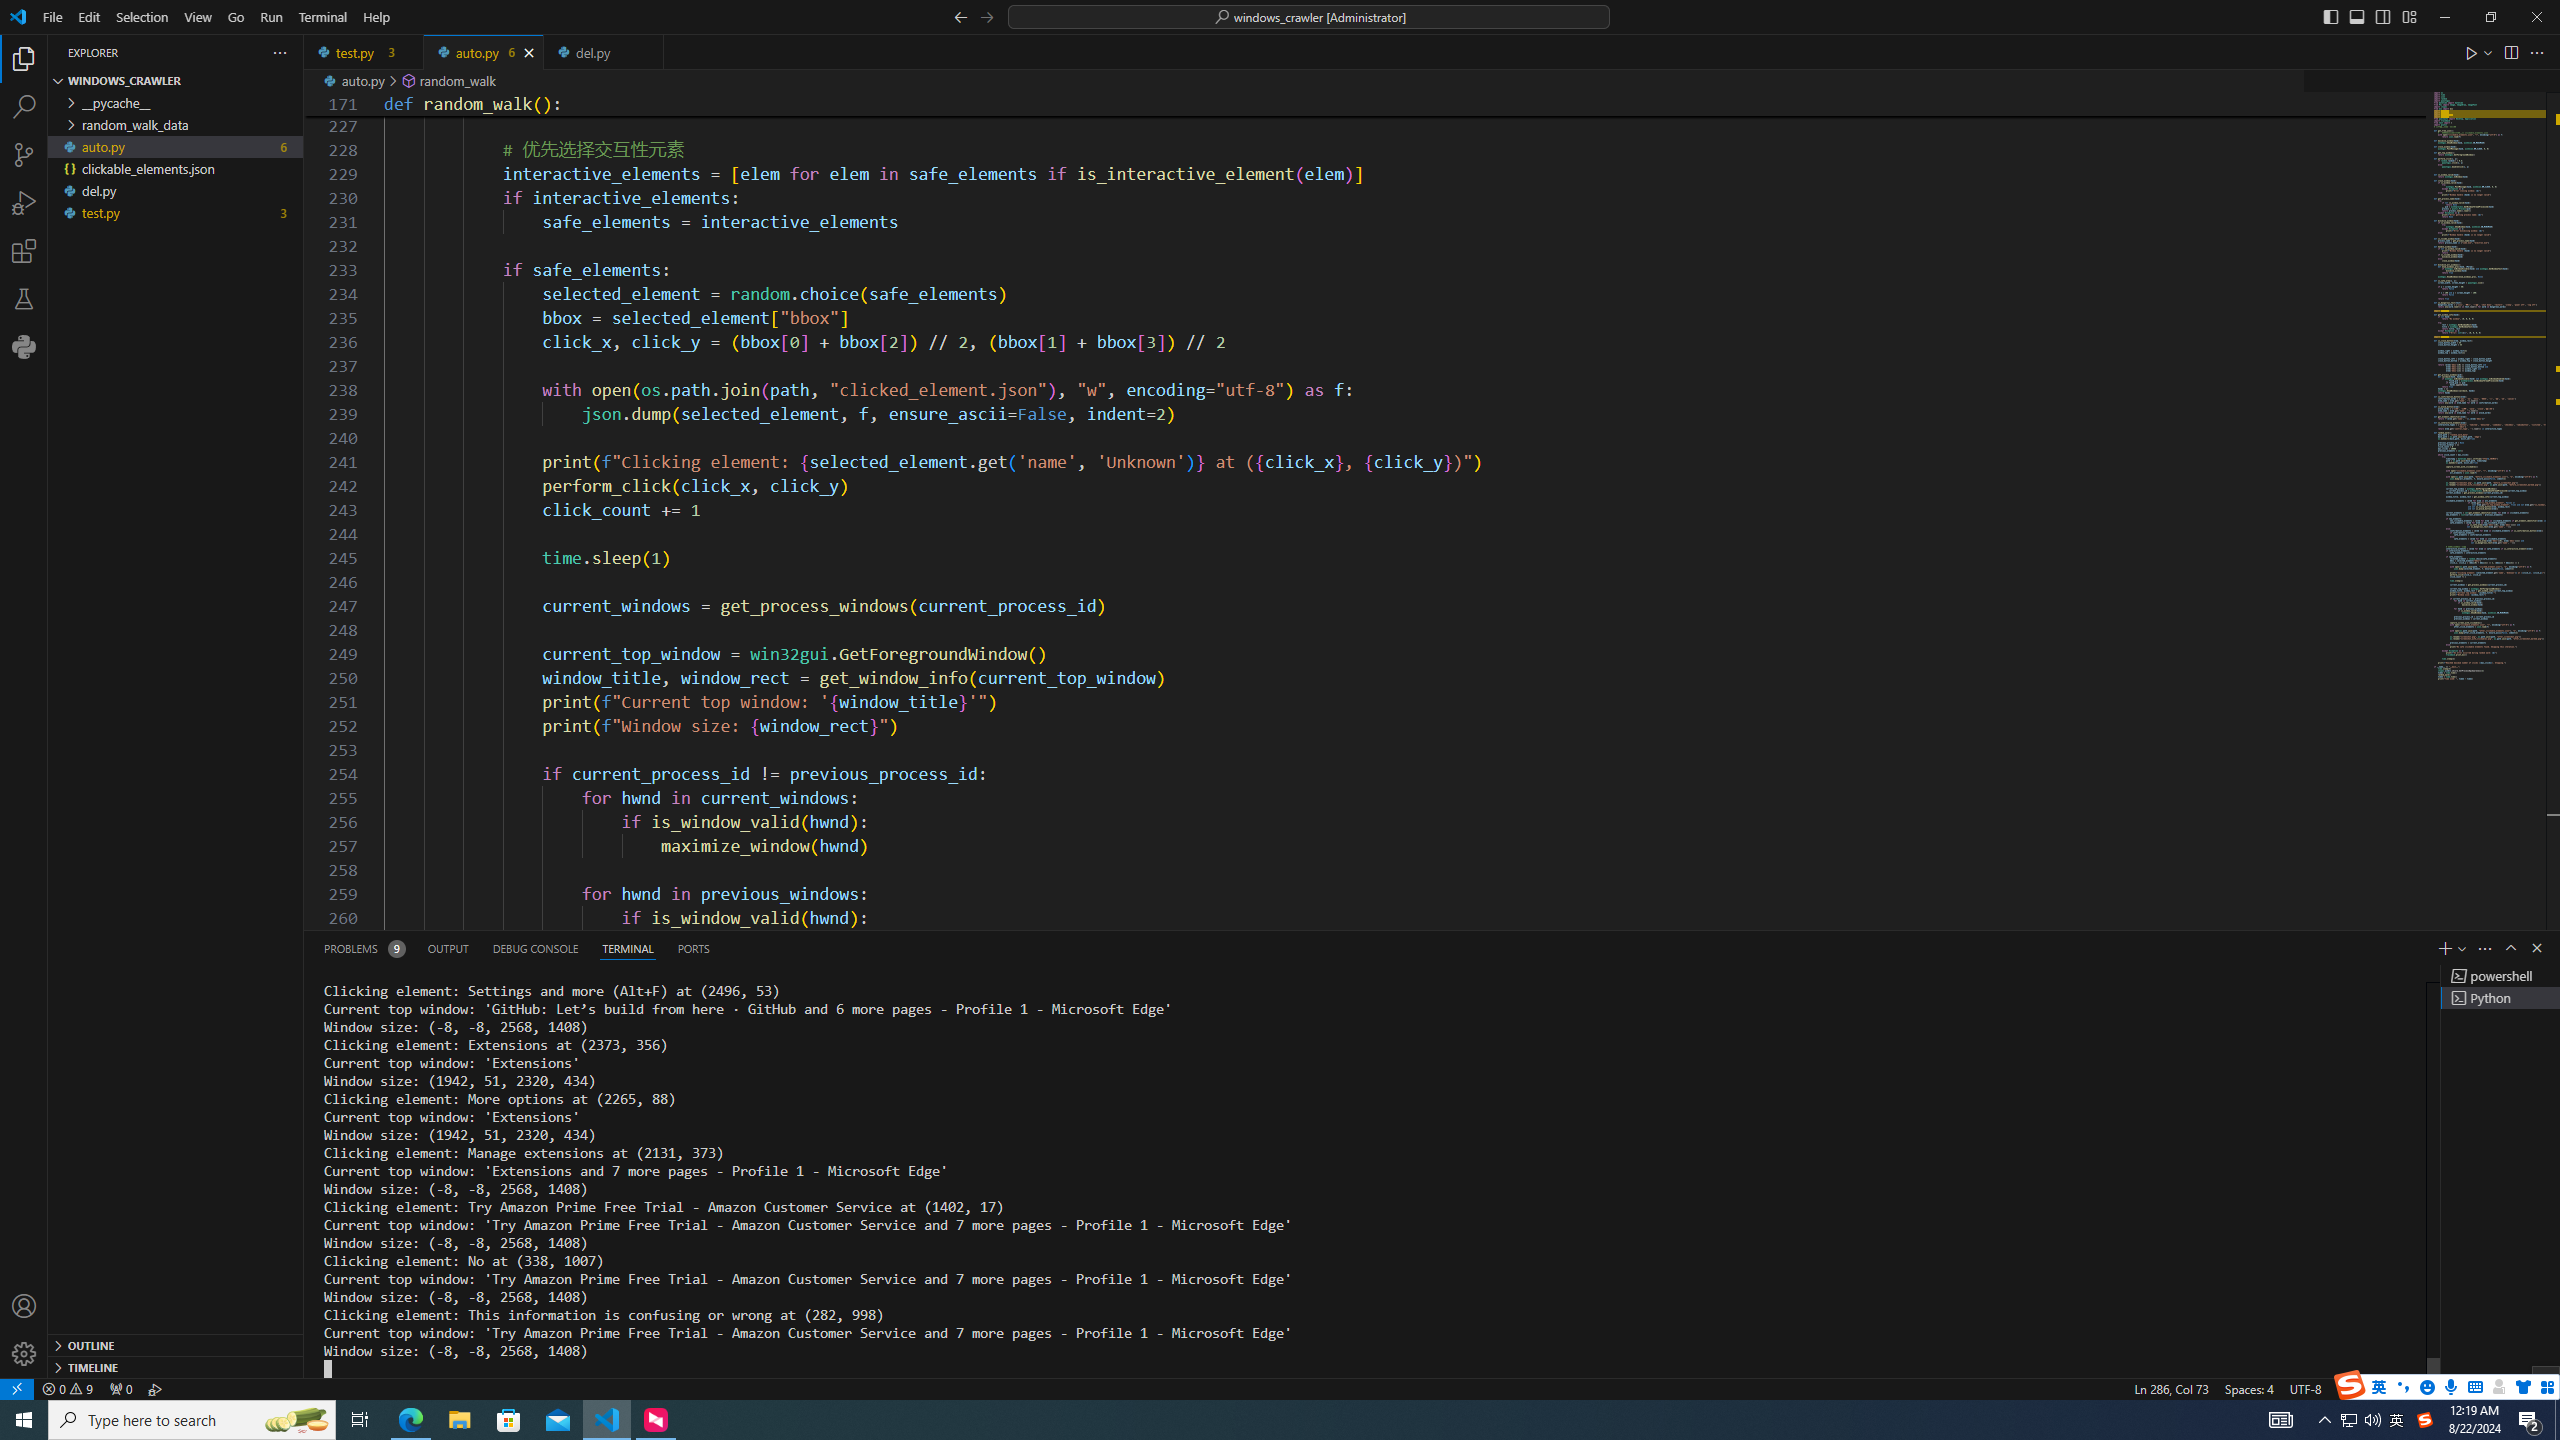  Describe the element at coordinates (2500, 974) in the screenshot. I see `'Terminal 1 powershell'` at that location.